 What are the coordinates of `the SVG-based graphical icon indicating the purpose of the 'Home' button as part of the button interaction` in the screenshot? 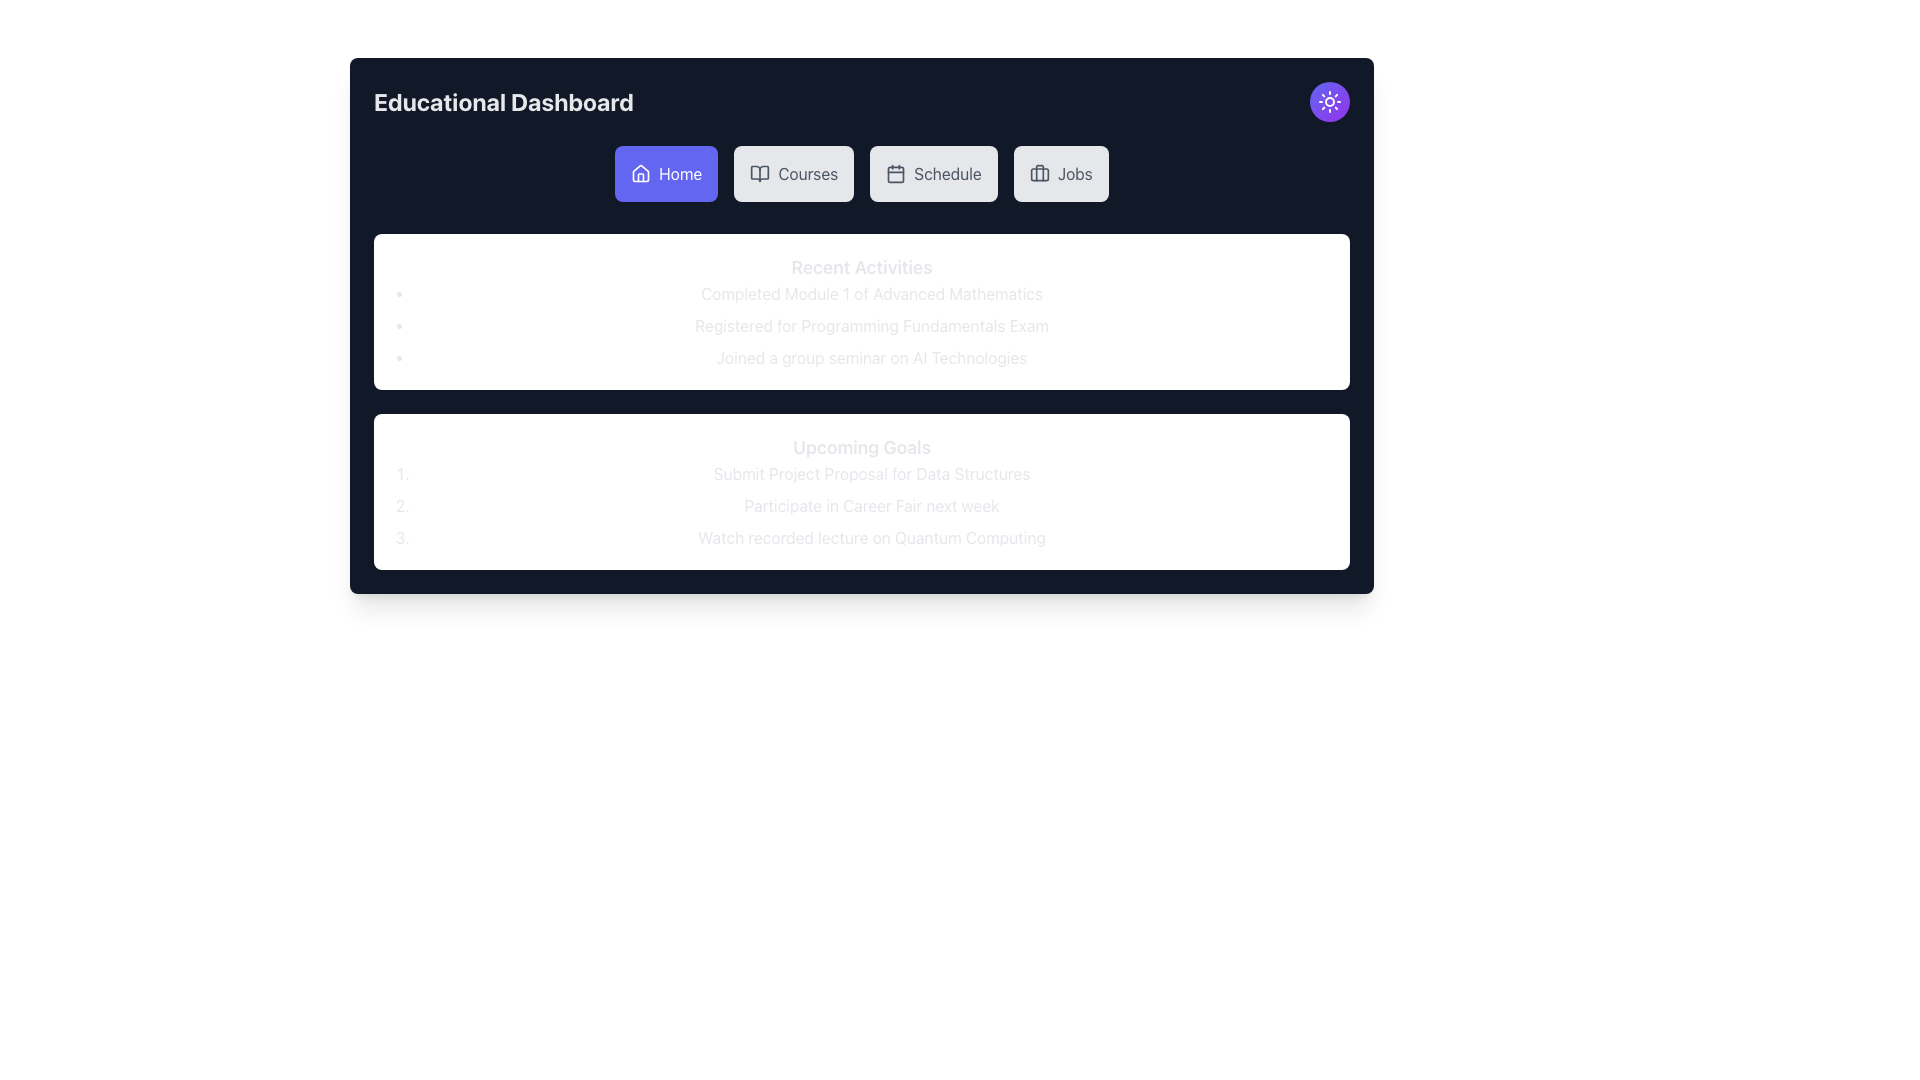 It's located at (641, 172).